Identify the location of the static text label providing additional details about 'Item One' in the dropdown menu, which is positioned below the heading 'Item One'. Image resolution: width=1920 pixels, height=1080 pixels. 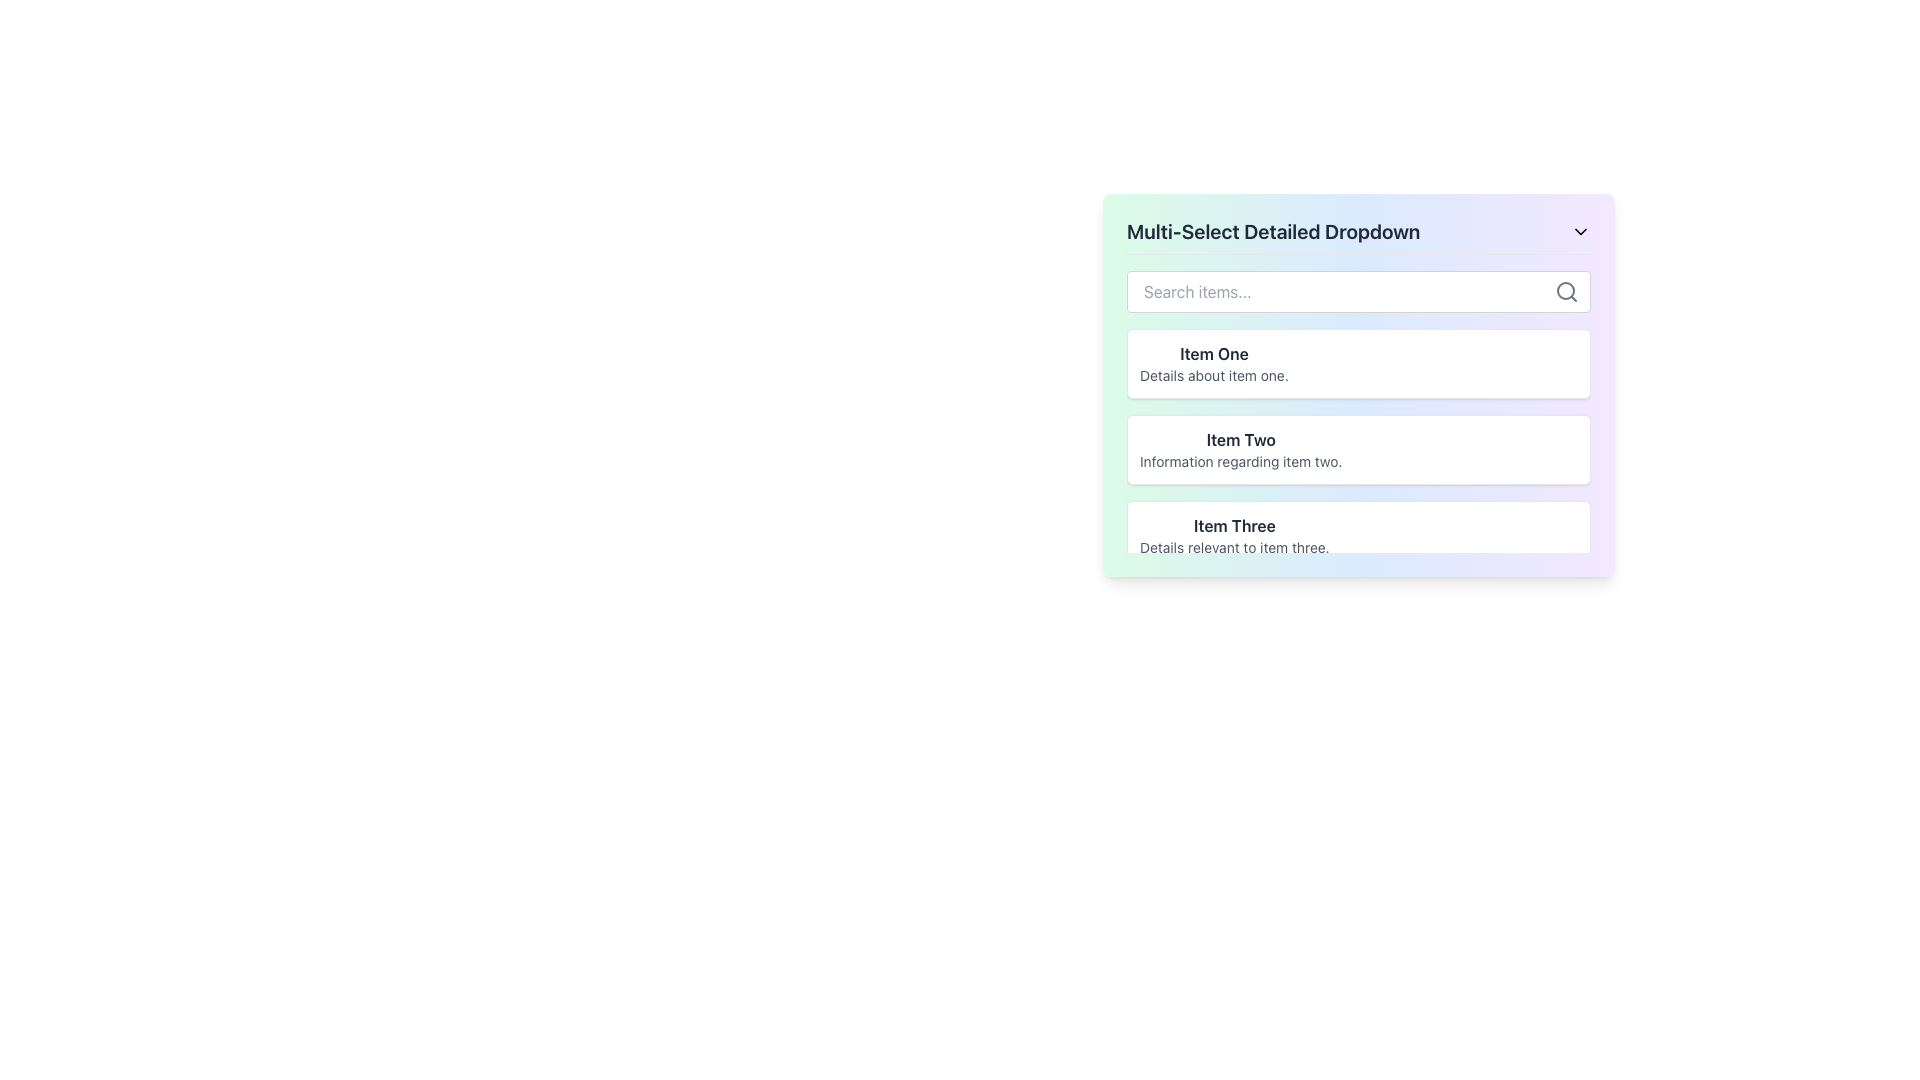
(1213, 375).